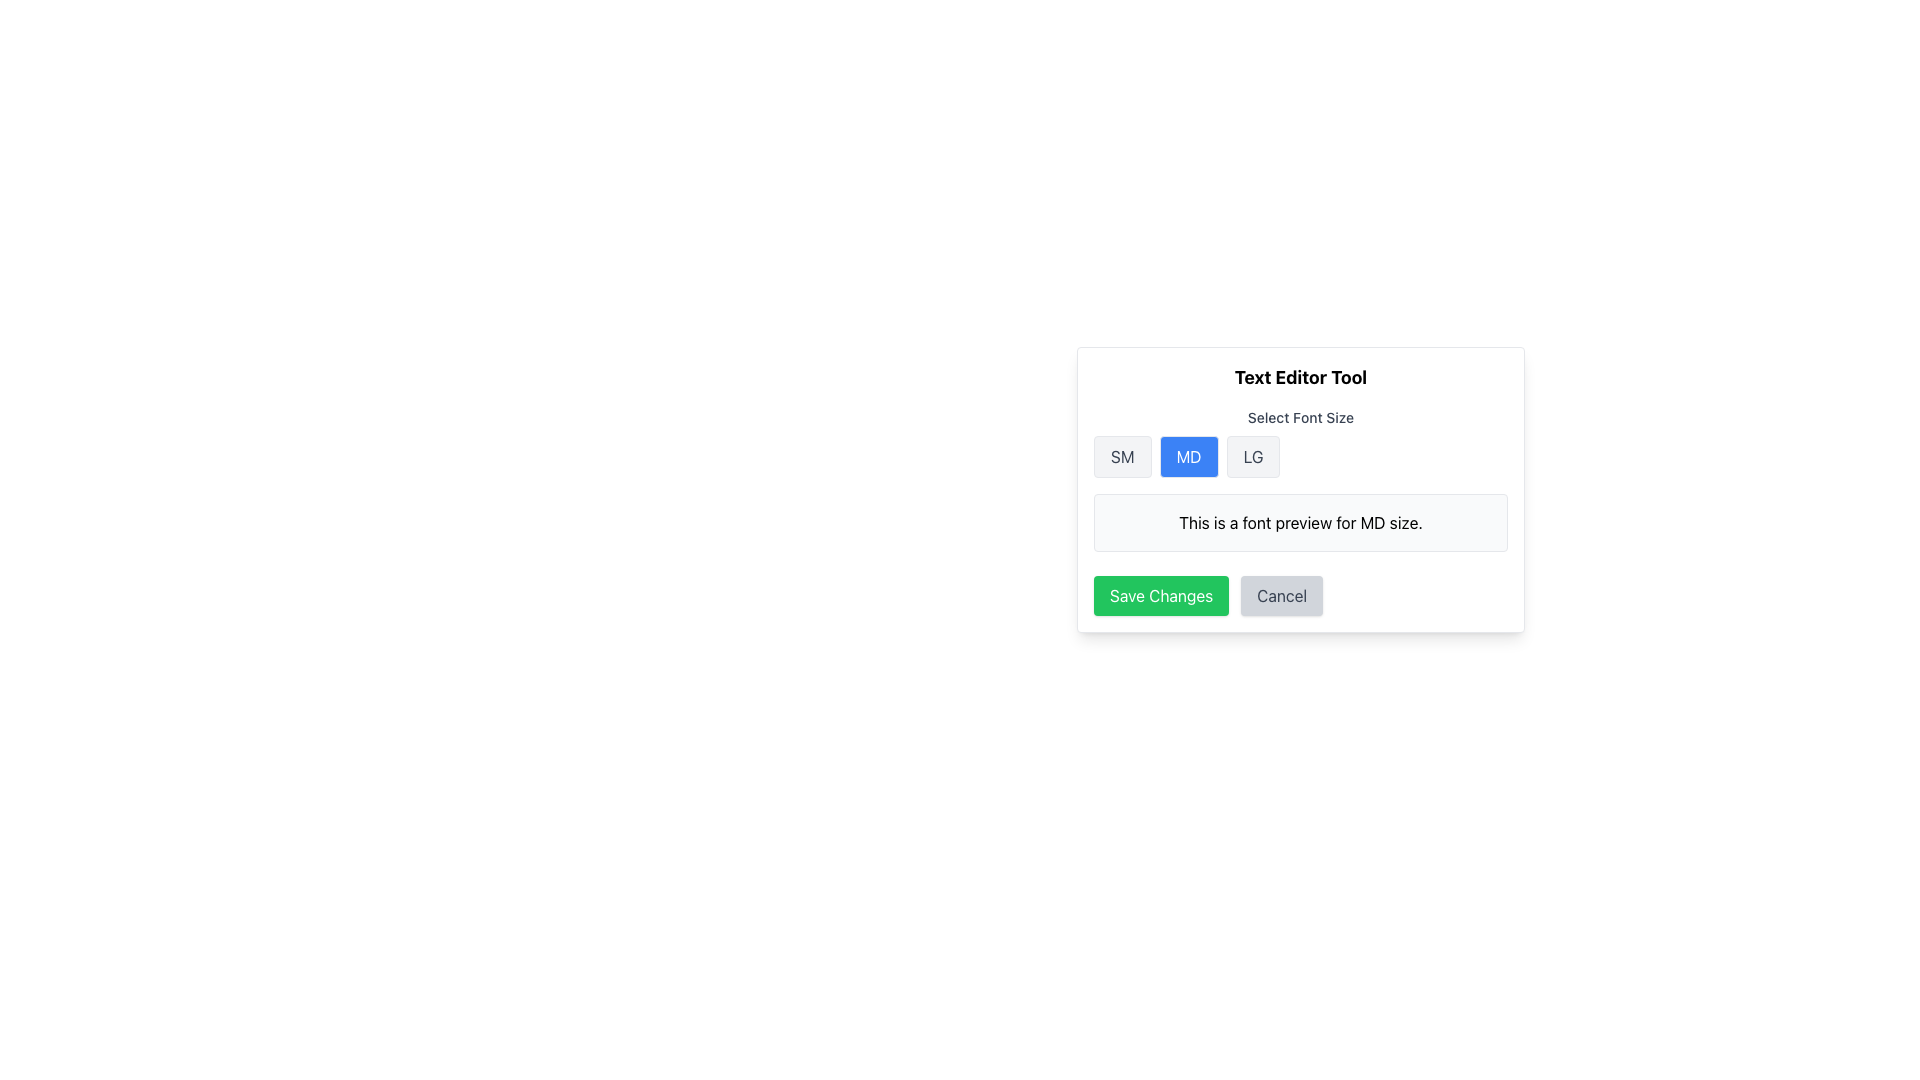 The image size is (1920, 1080). What do you see at coordinates (1161, 595) in the screenshot?
I see `the 'Save Changes' button with a green background and white text` at bounding box center [1161, 595].